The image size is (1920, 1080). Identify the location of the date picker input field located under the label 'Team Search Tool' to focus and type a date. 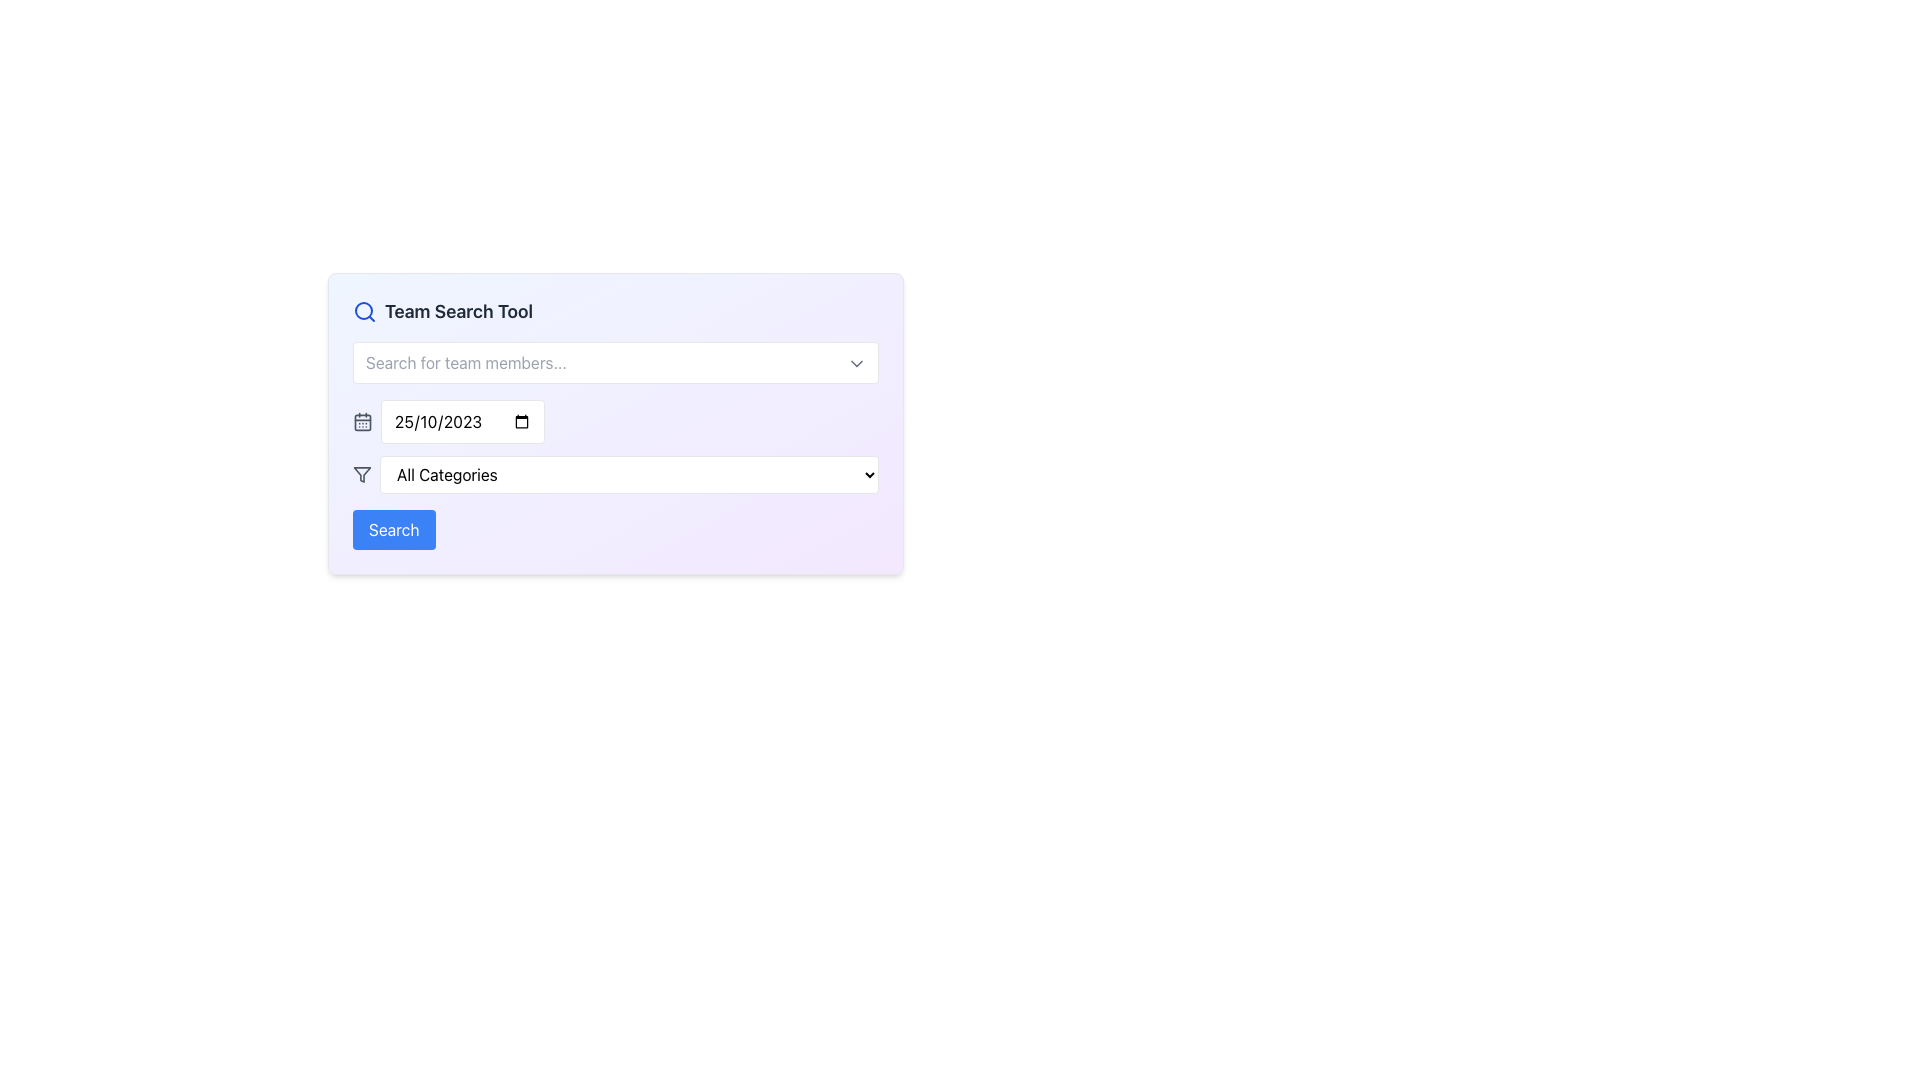
(461, 420).